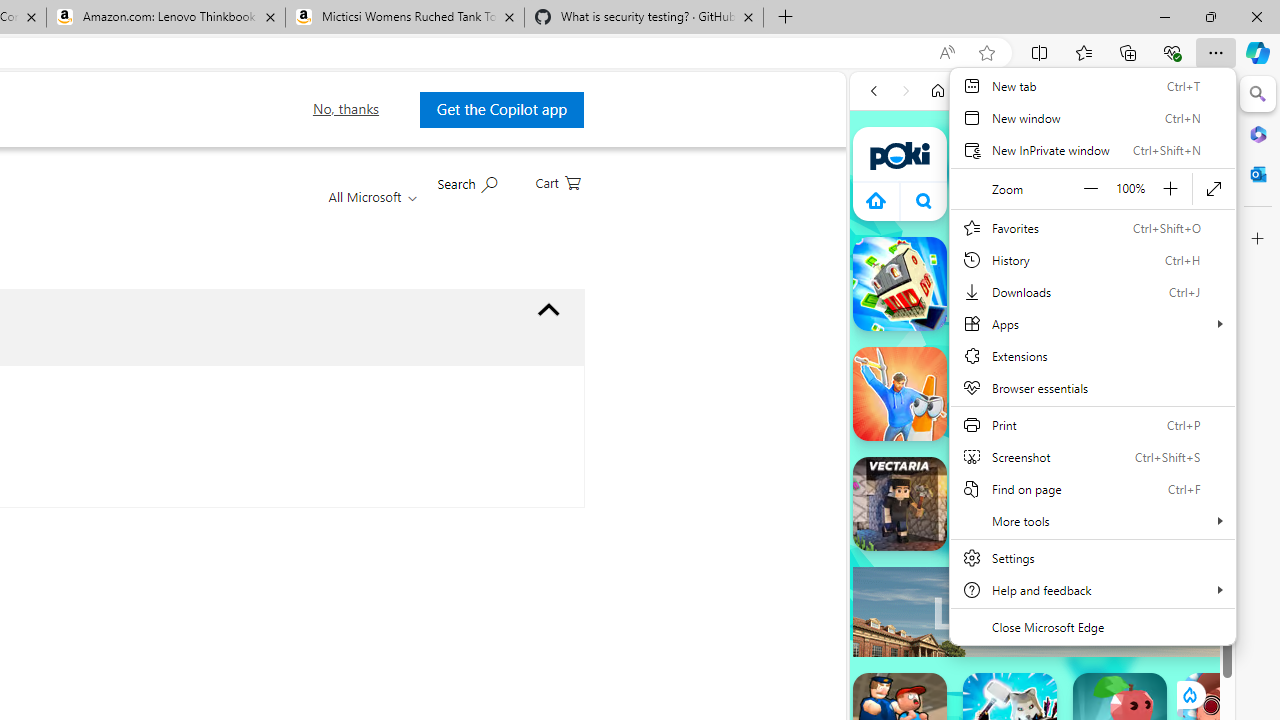 The image size is (1280, 720). What do you see at coordinates (1092, 149) in the screenshot?
I see `'New InPrivate window'` at bounding box center [1092, 149].